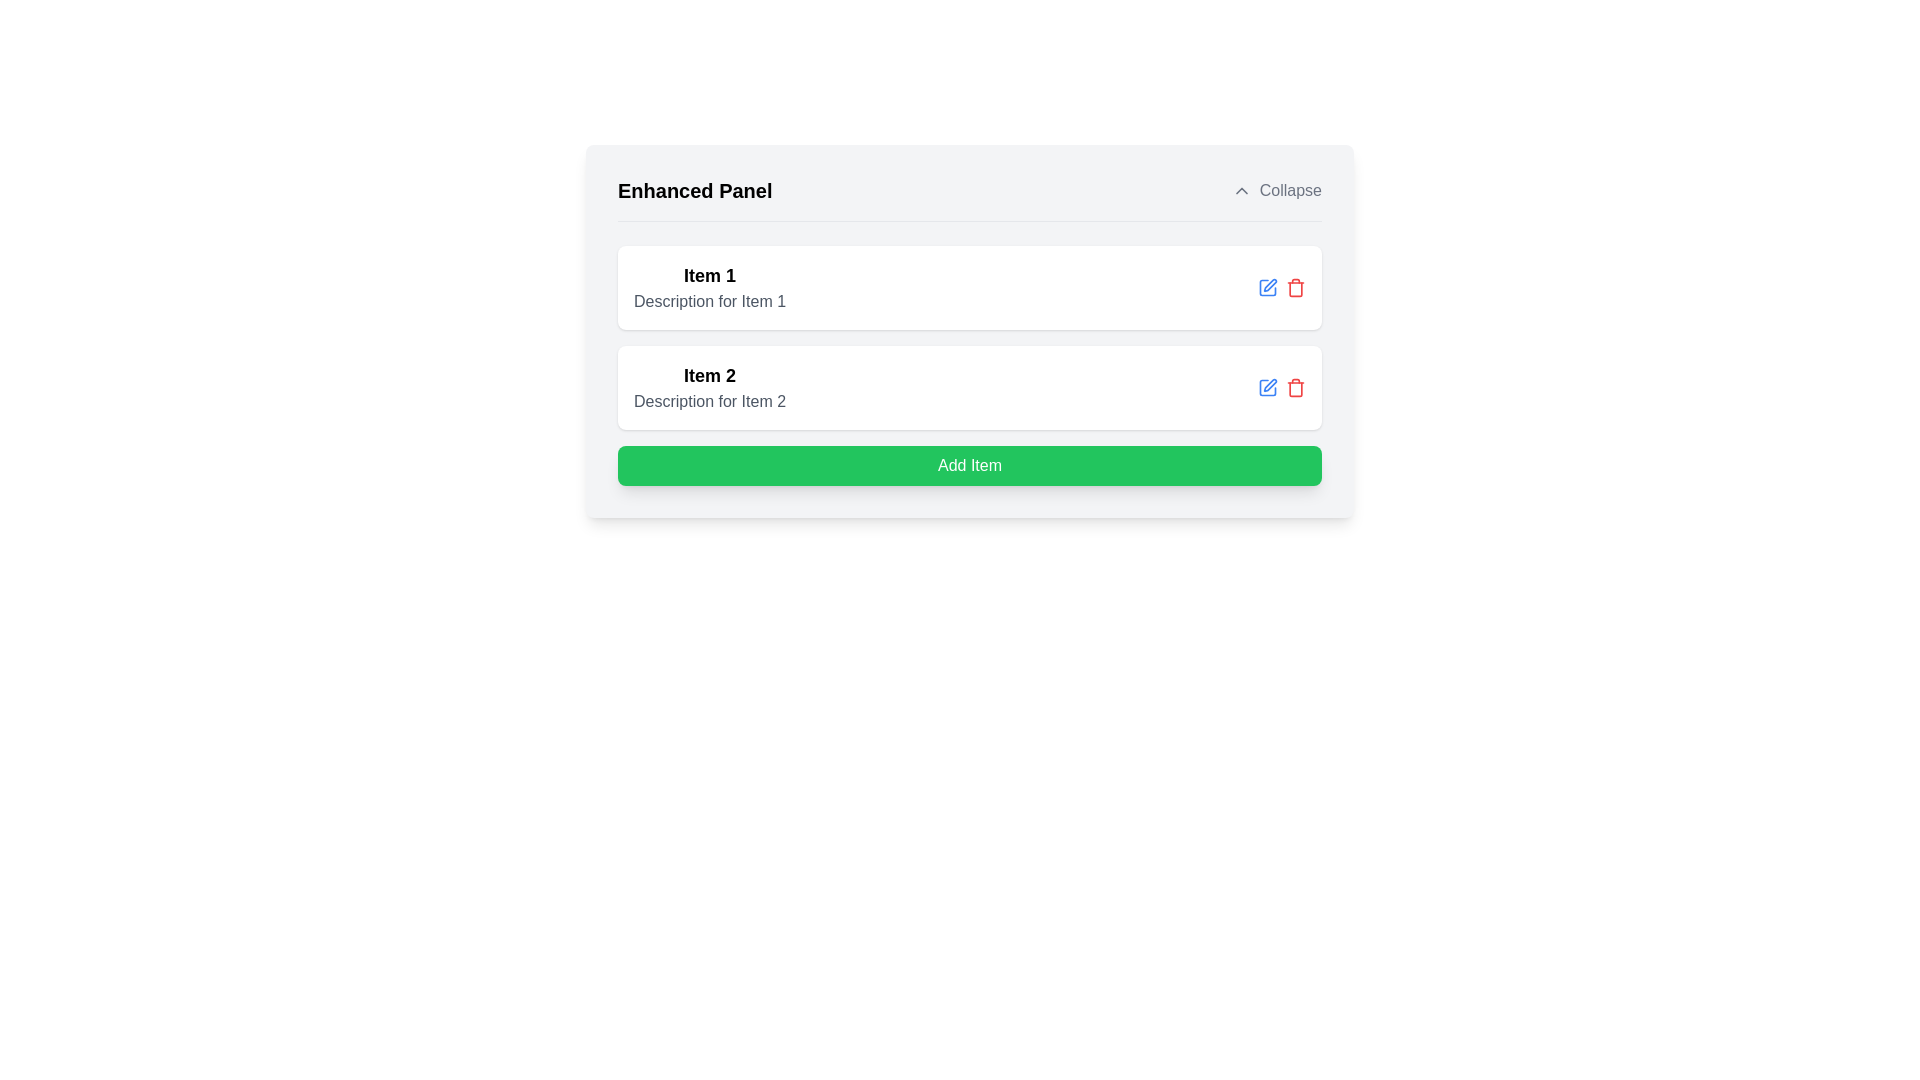 The width and height of the screenshot is (1920, 1080). I want to click on the vertical body of the trash can icon, which is located near the right end of each item row in the panel, so click(1296, 289).